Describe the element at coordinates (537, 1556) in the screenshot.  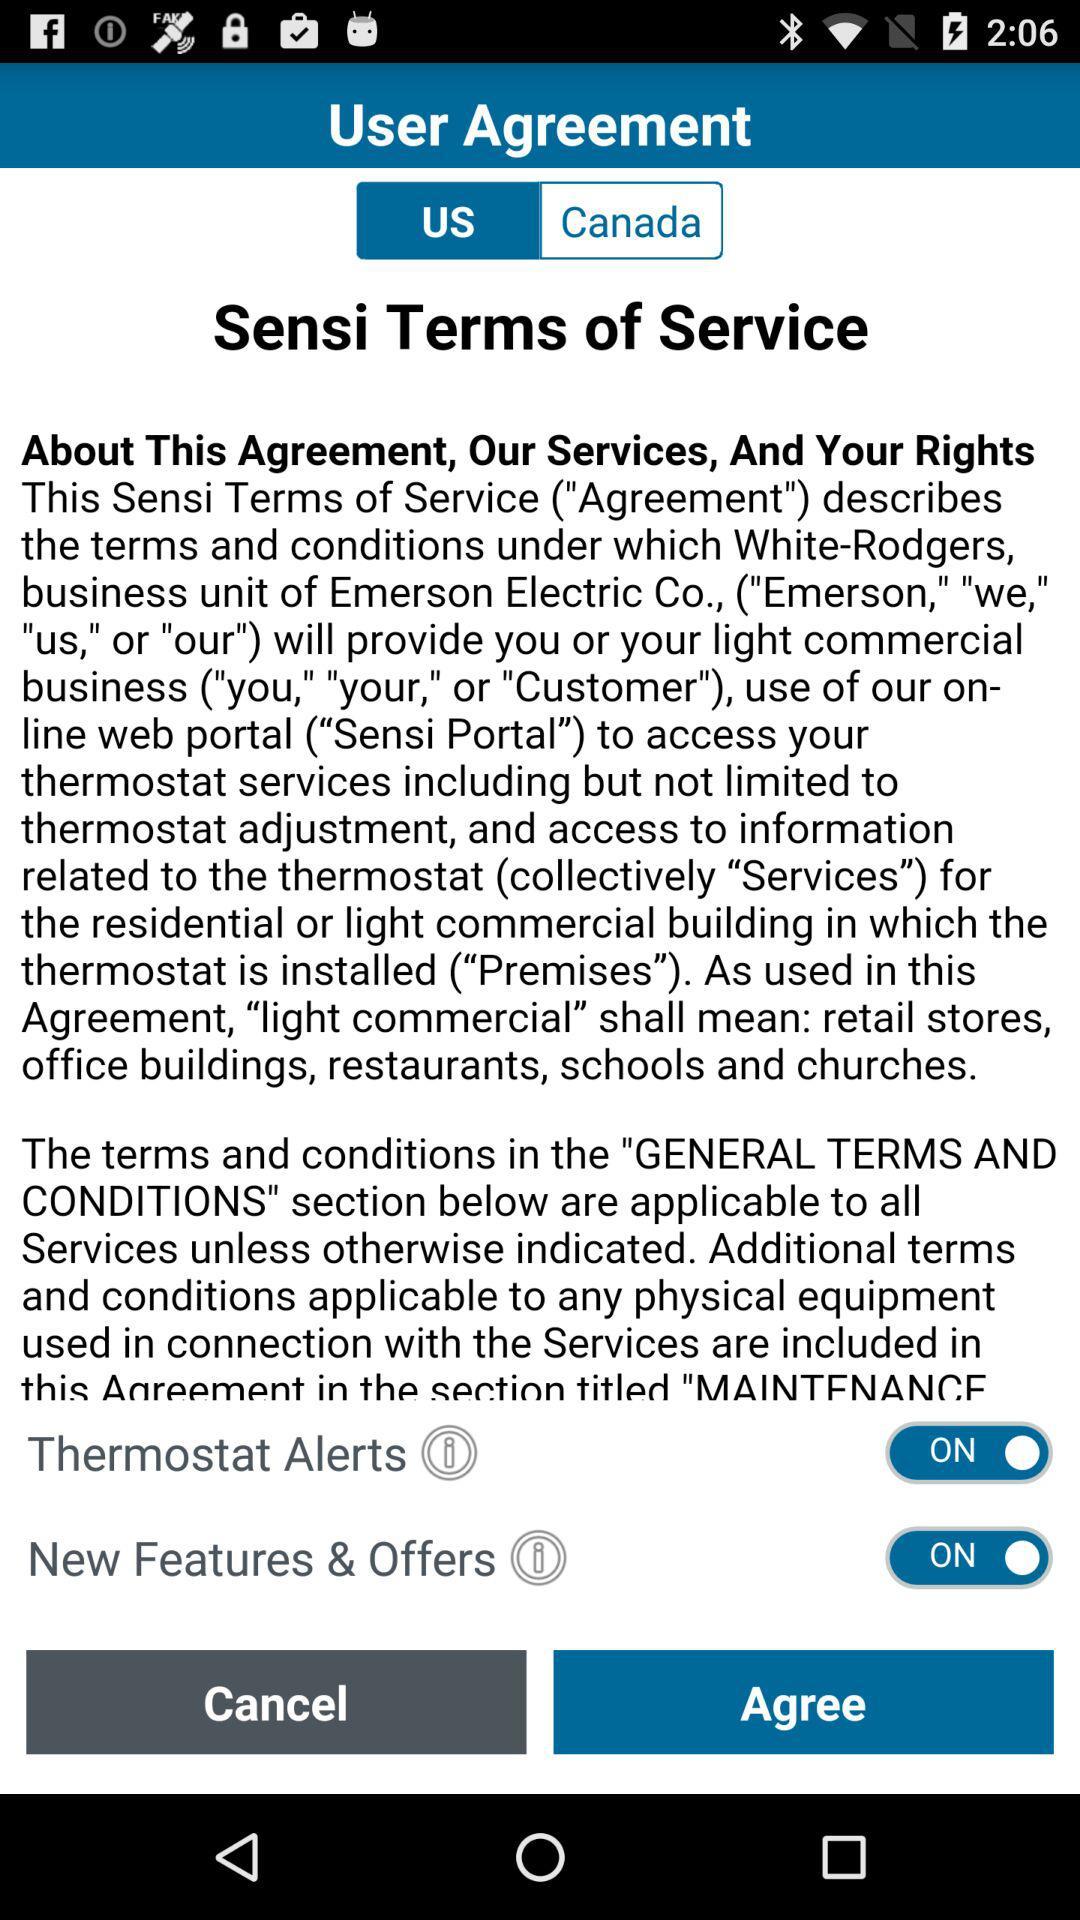
I see `more information button` at that location.